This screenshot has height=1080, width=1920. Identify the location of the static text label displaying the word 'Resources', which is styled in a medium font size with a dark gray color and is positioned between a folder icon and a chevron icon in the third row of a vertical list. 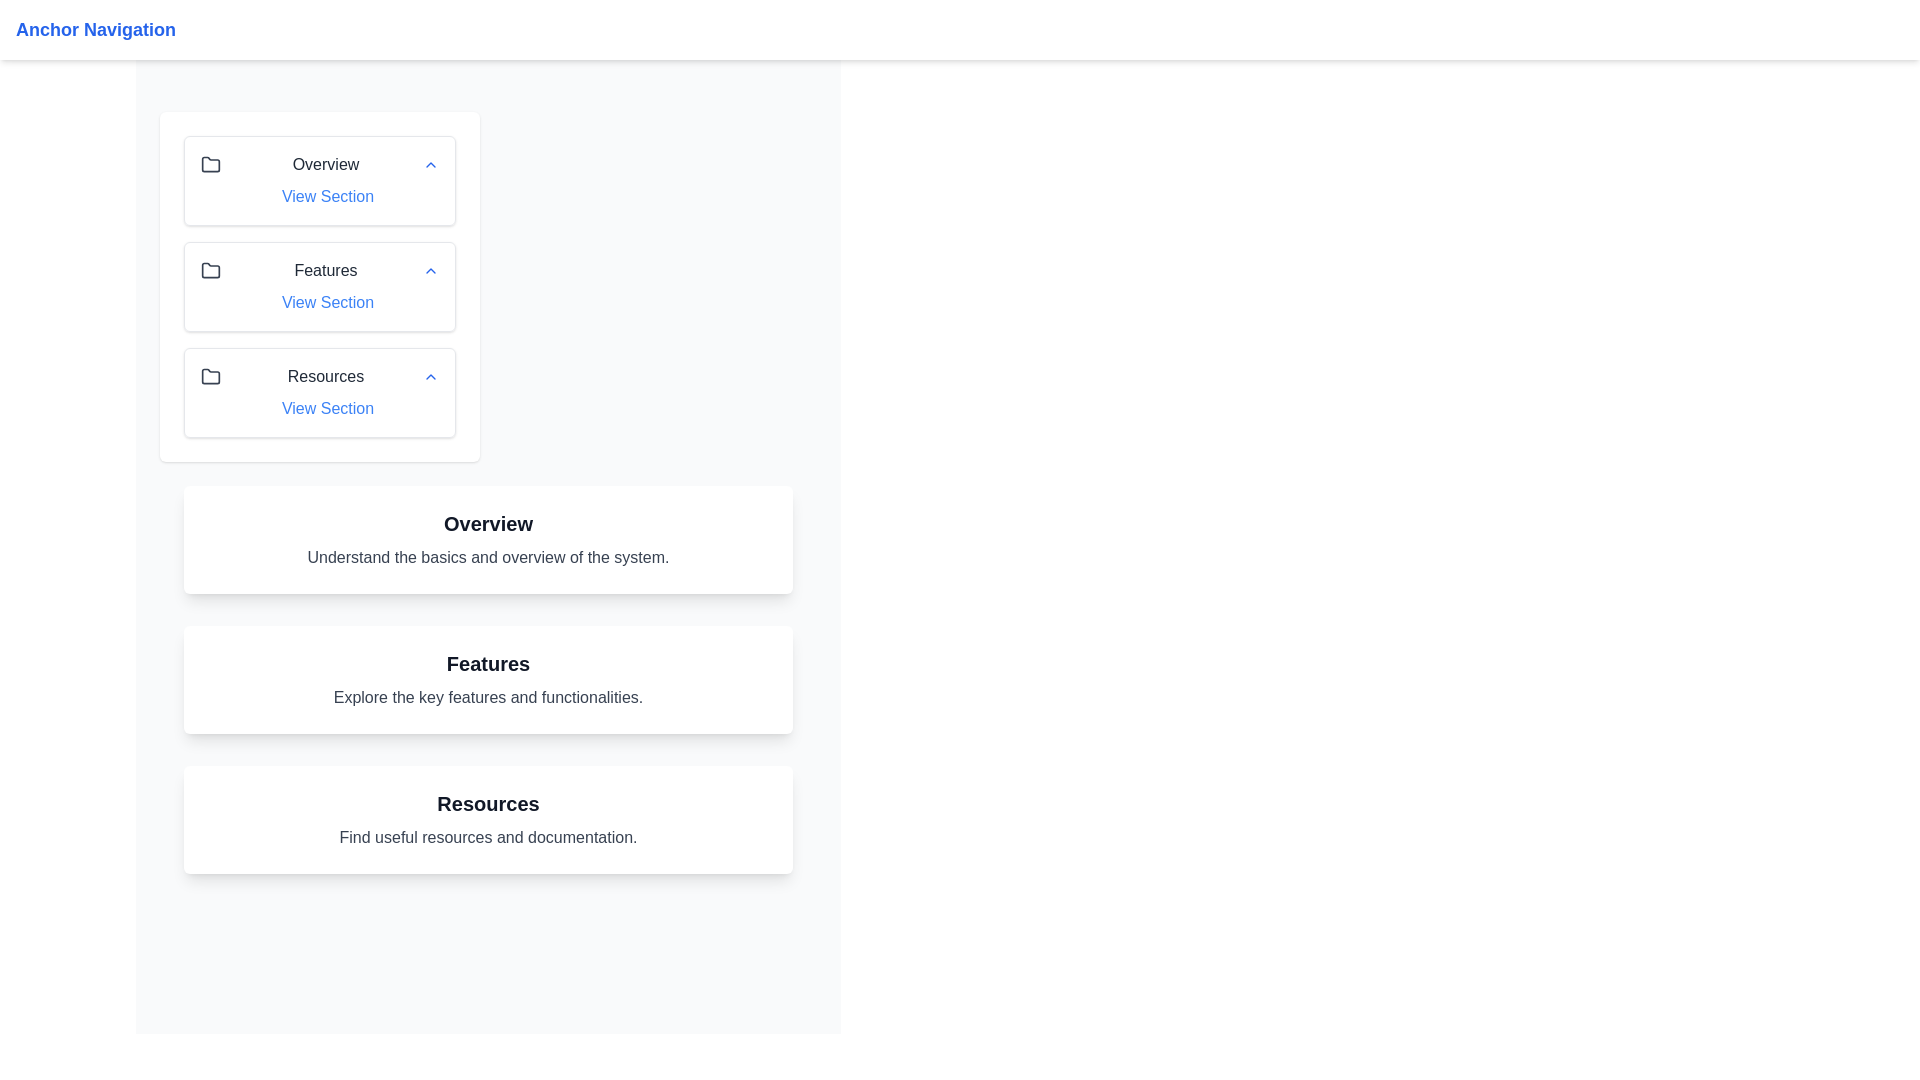
(326, 377).